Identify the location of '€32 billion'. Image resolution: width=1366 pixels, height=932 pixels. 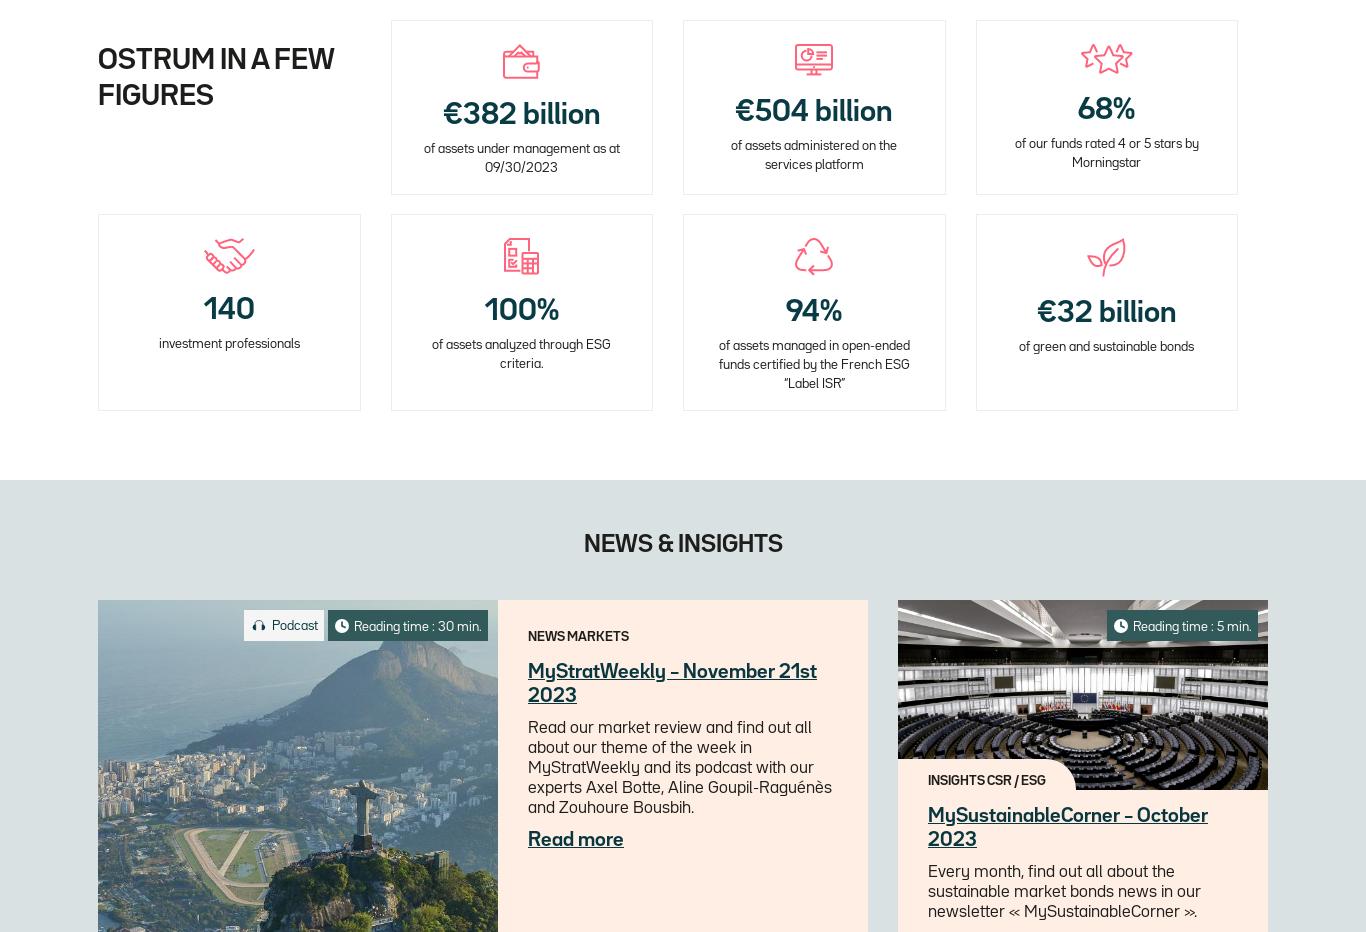
(1105, 312).